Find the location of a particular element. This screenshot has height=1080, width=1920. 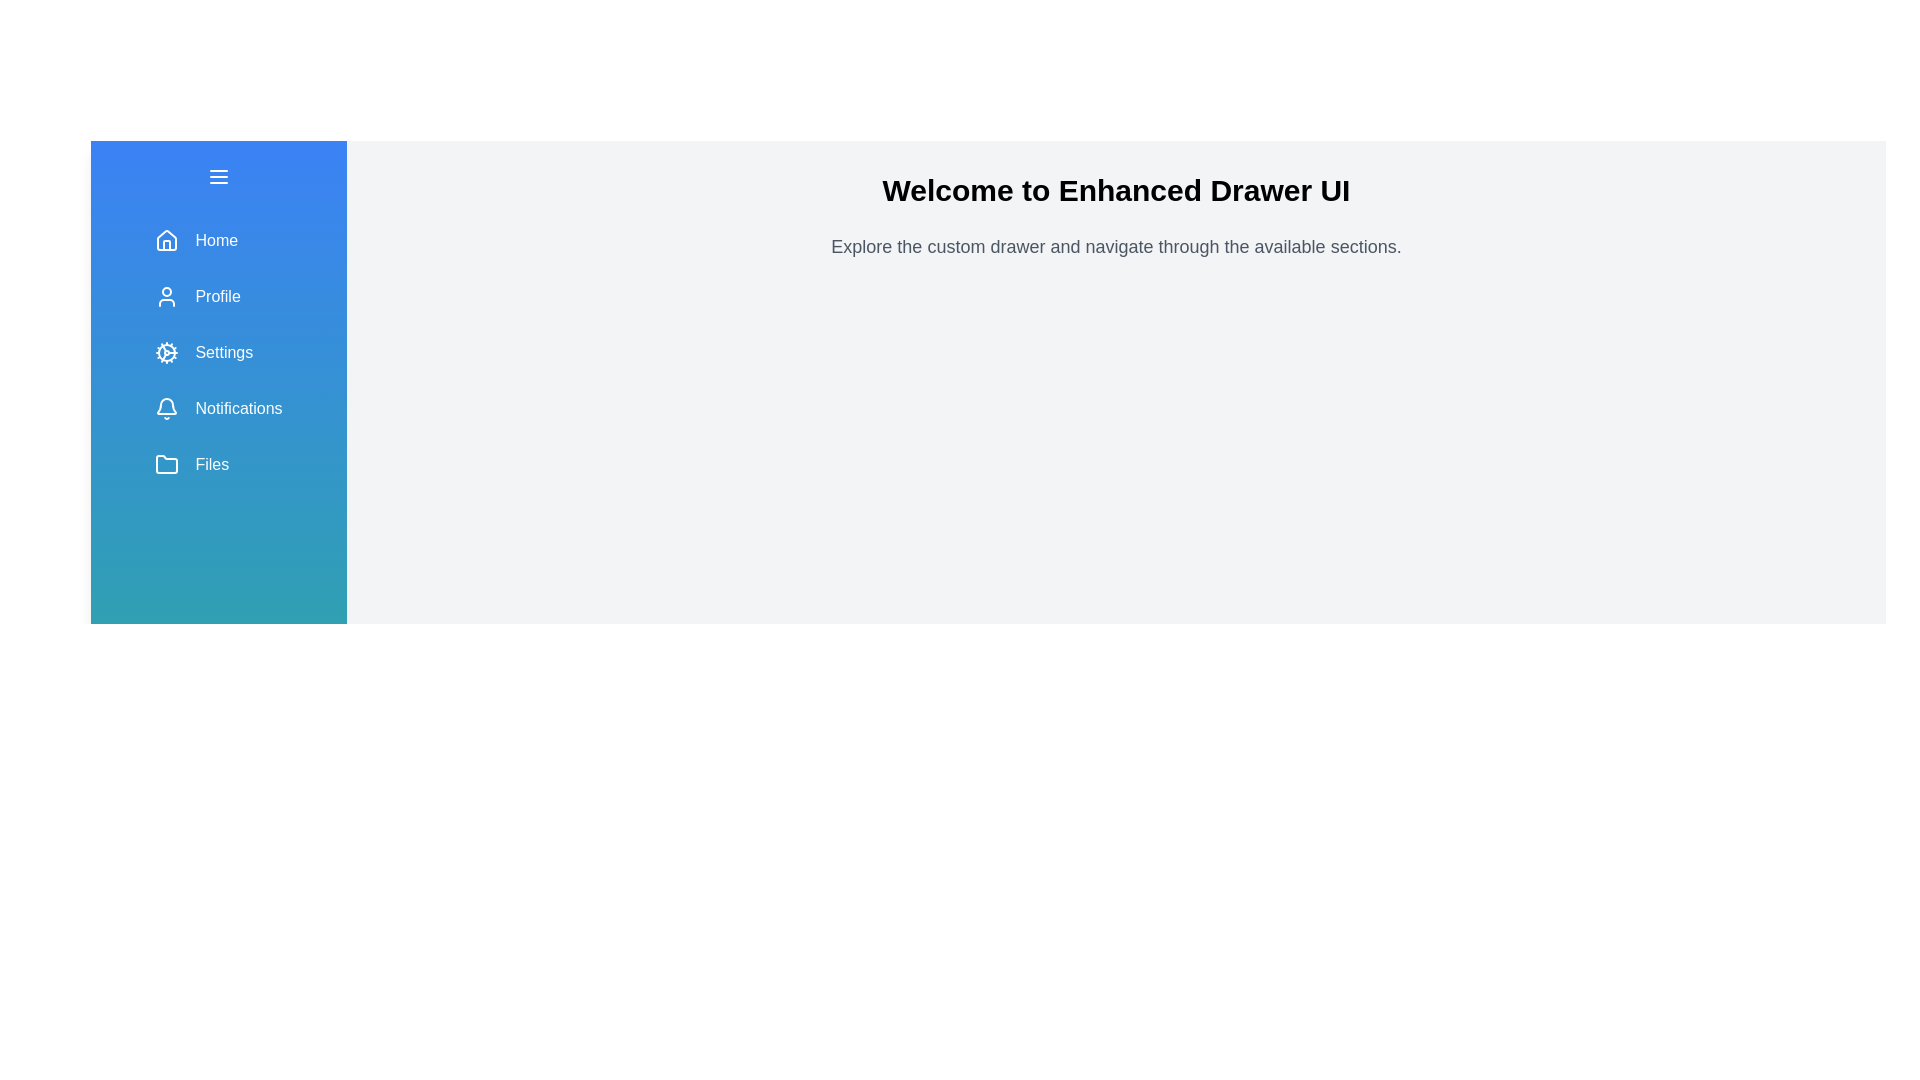

the navigation menu item labeled Settings is located at coordinates (219, 352).